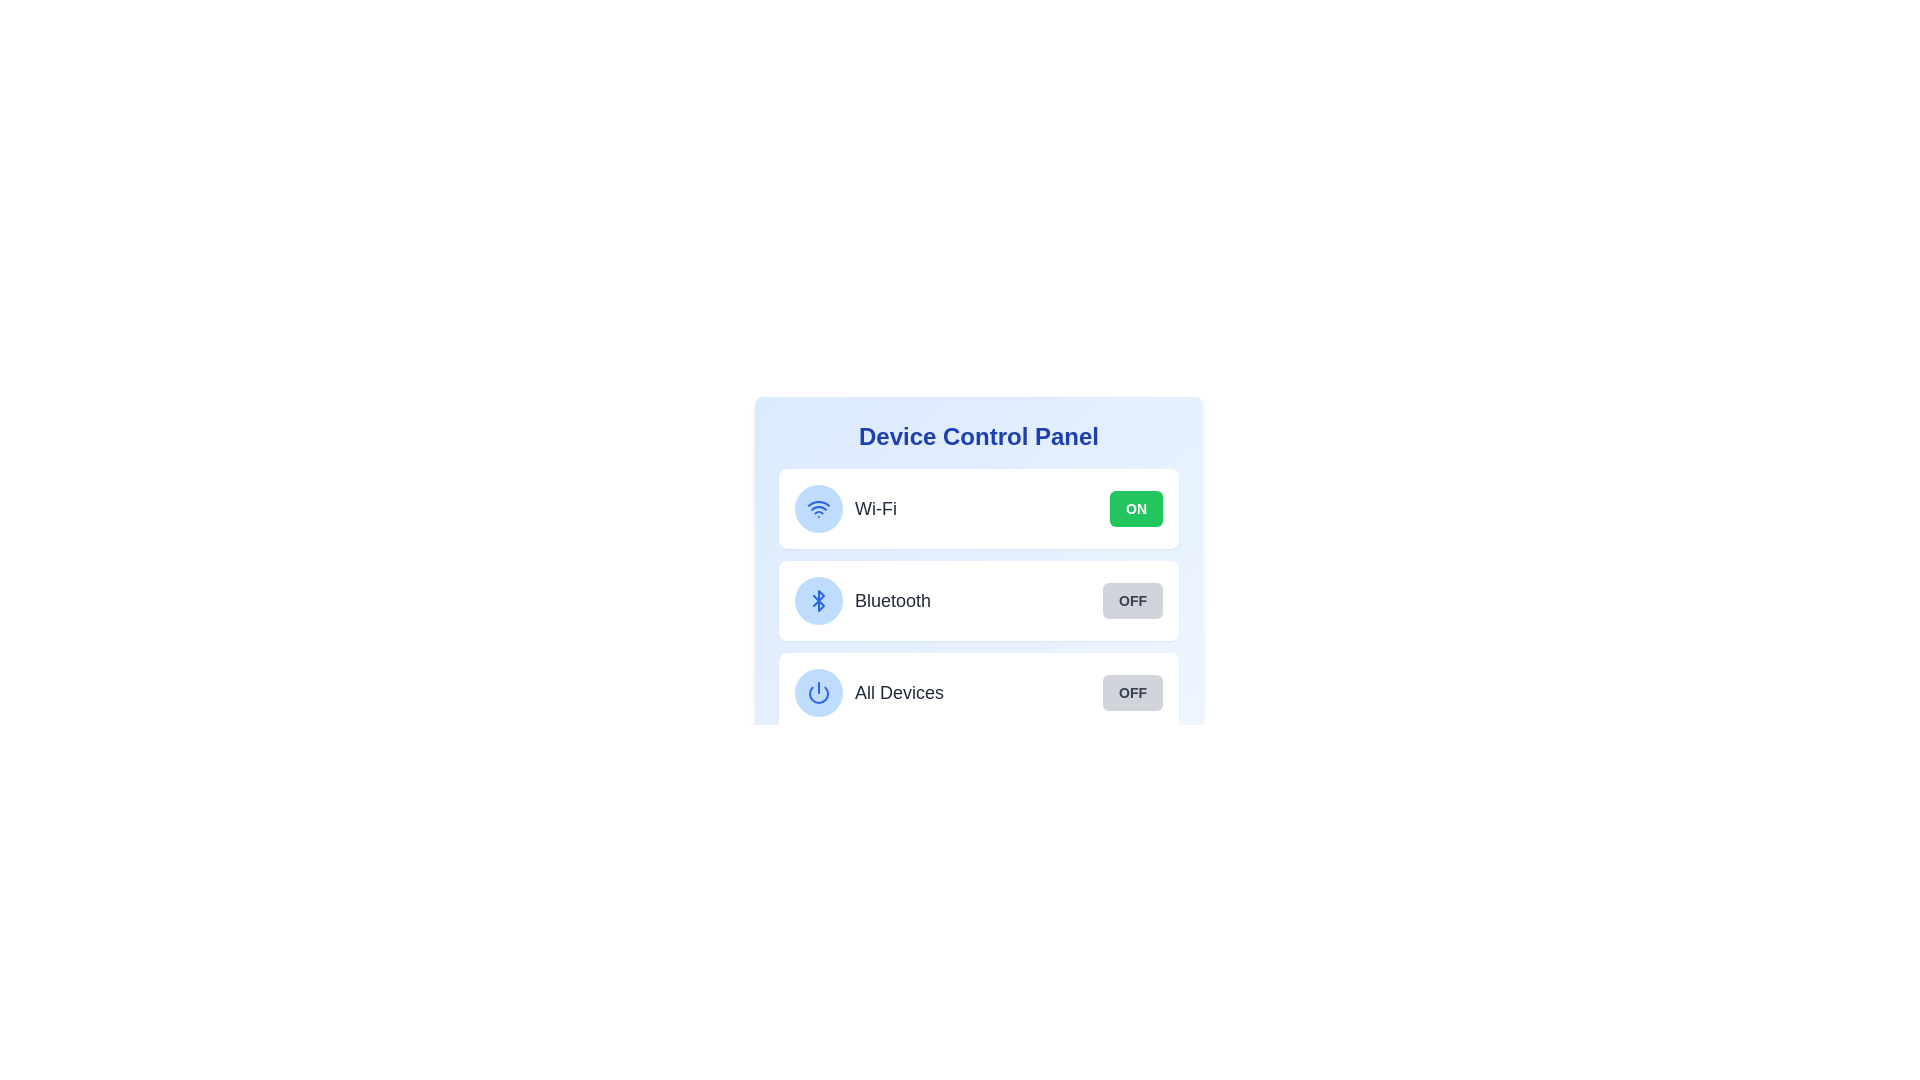 Image resolution: width=1920 pixels, height=1080 pixels. Describe the element at coordinates (869, 692) in the screenshot. I see `the informational label with a blue circular icon featuring a power symbol and the label 'All Devices' next to it, located in the third section of the 'Device Control Panel' layout` at that location.